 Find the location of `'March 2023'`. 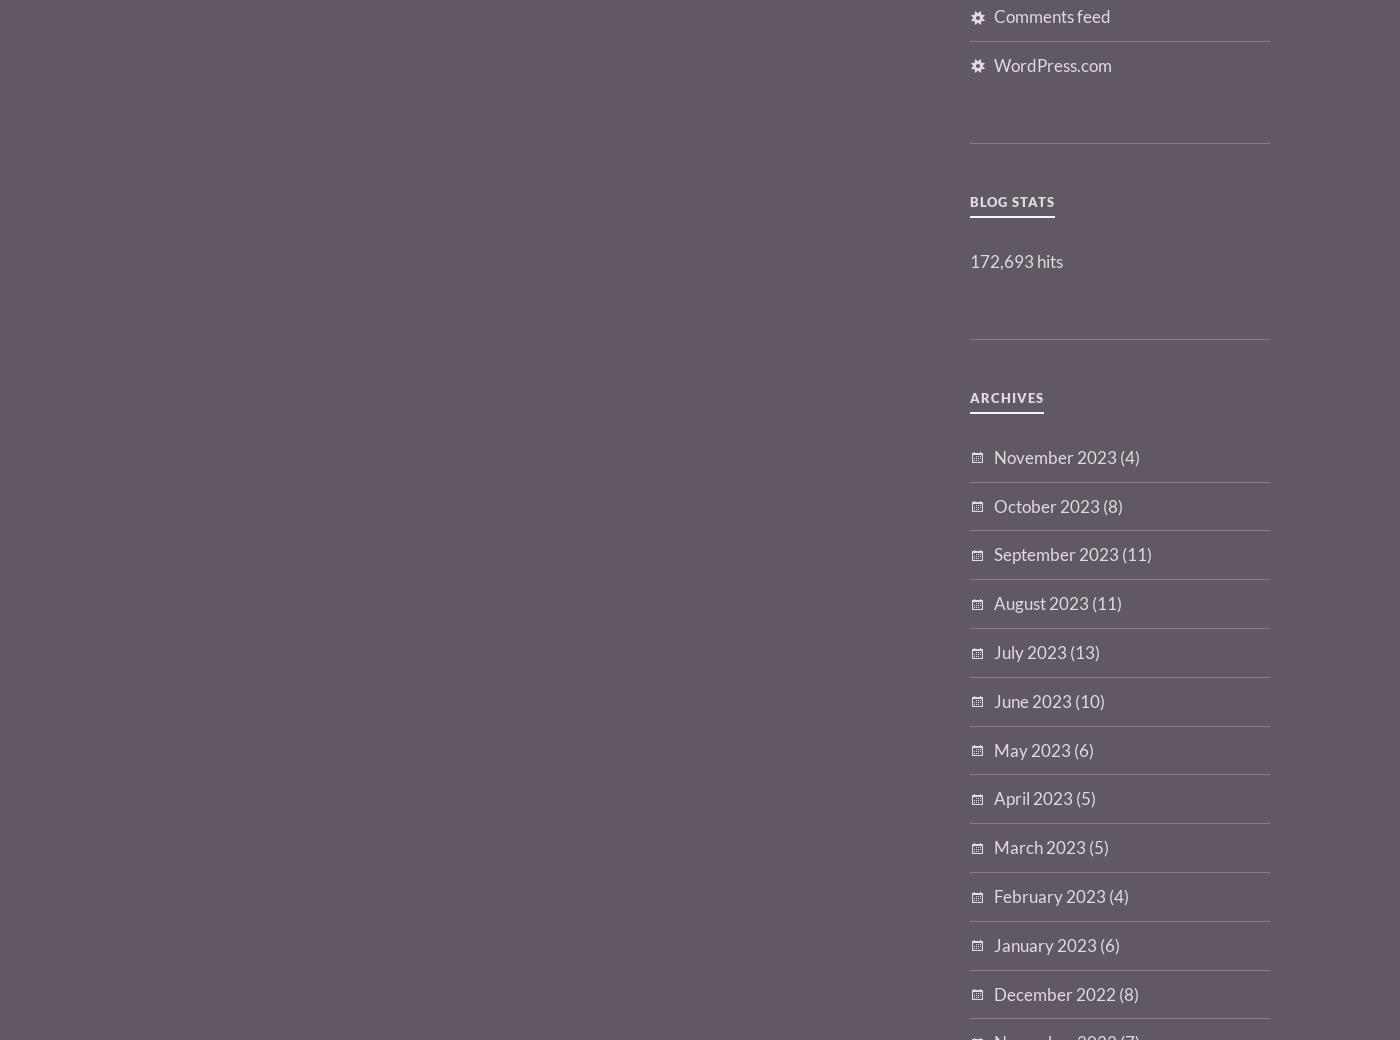

'March 2023' is located at coordinates (1040, 846).